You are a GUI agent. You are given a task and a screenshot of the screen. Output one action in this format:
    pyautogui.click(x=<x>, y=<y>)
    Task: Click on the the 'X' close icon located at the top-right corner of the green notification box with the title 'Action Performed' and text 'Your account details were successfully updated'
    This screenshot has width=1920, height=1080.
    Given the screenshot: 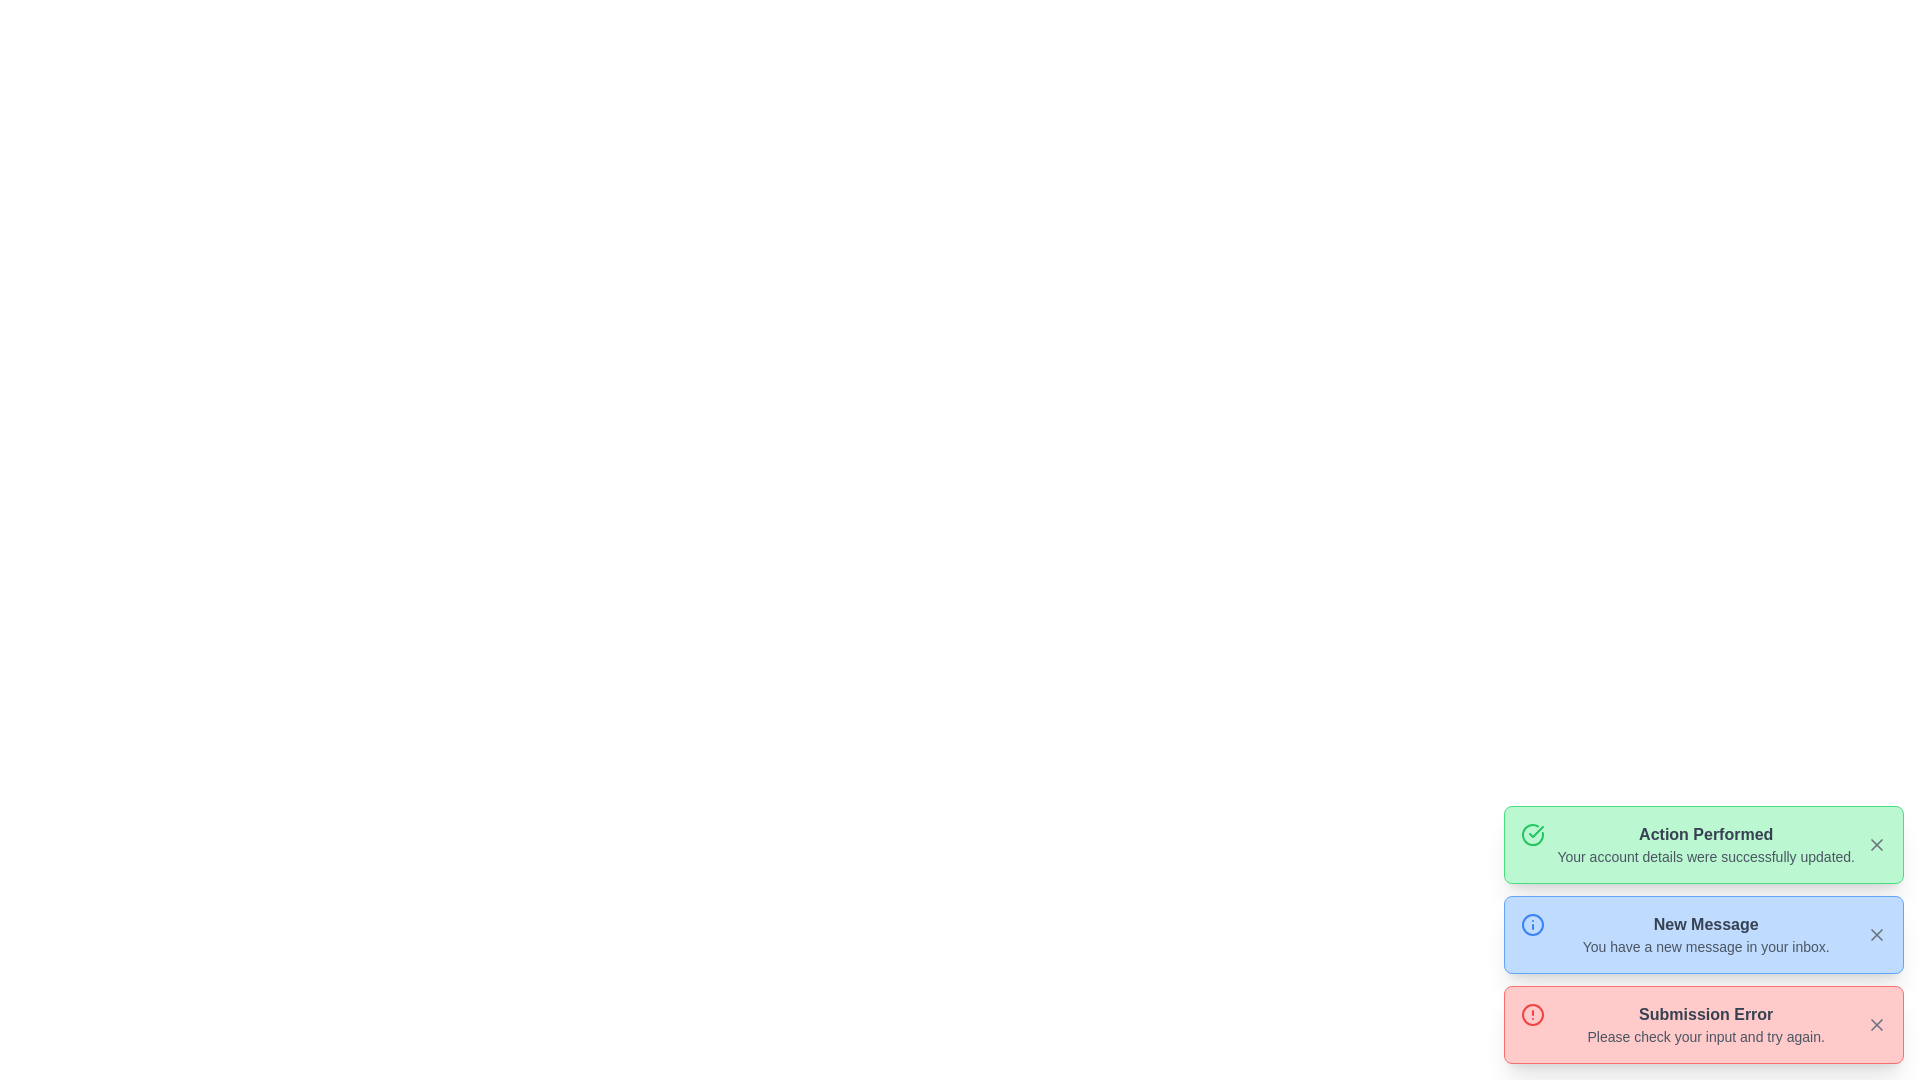 What is the action you would take?
    pyautogui.click(x=1875, y=844)
    